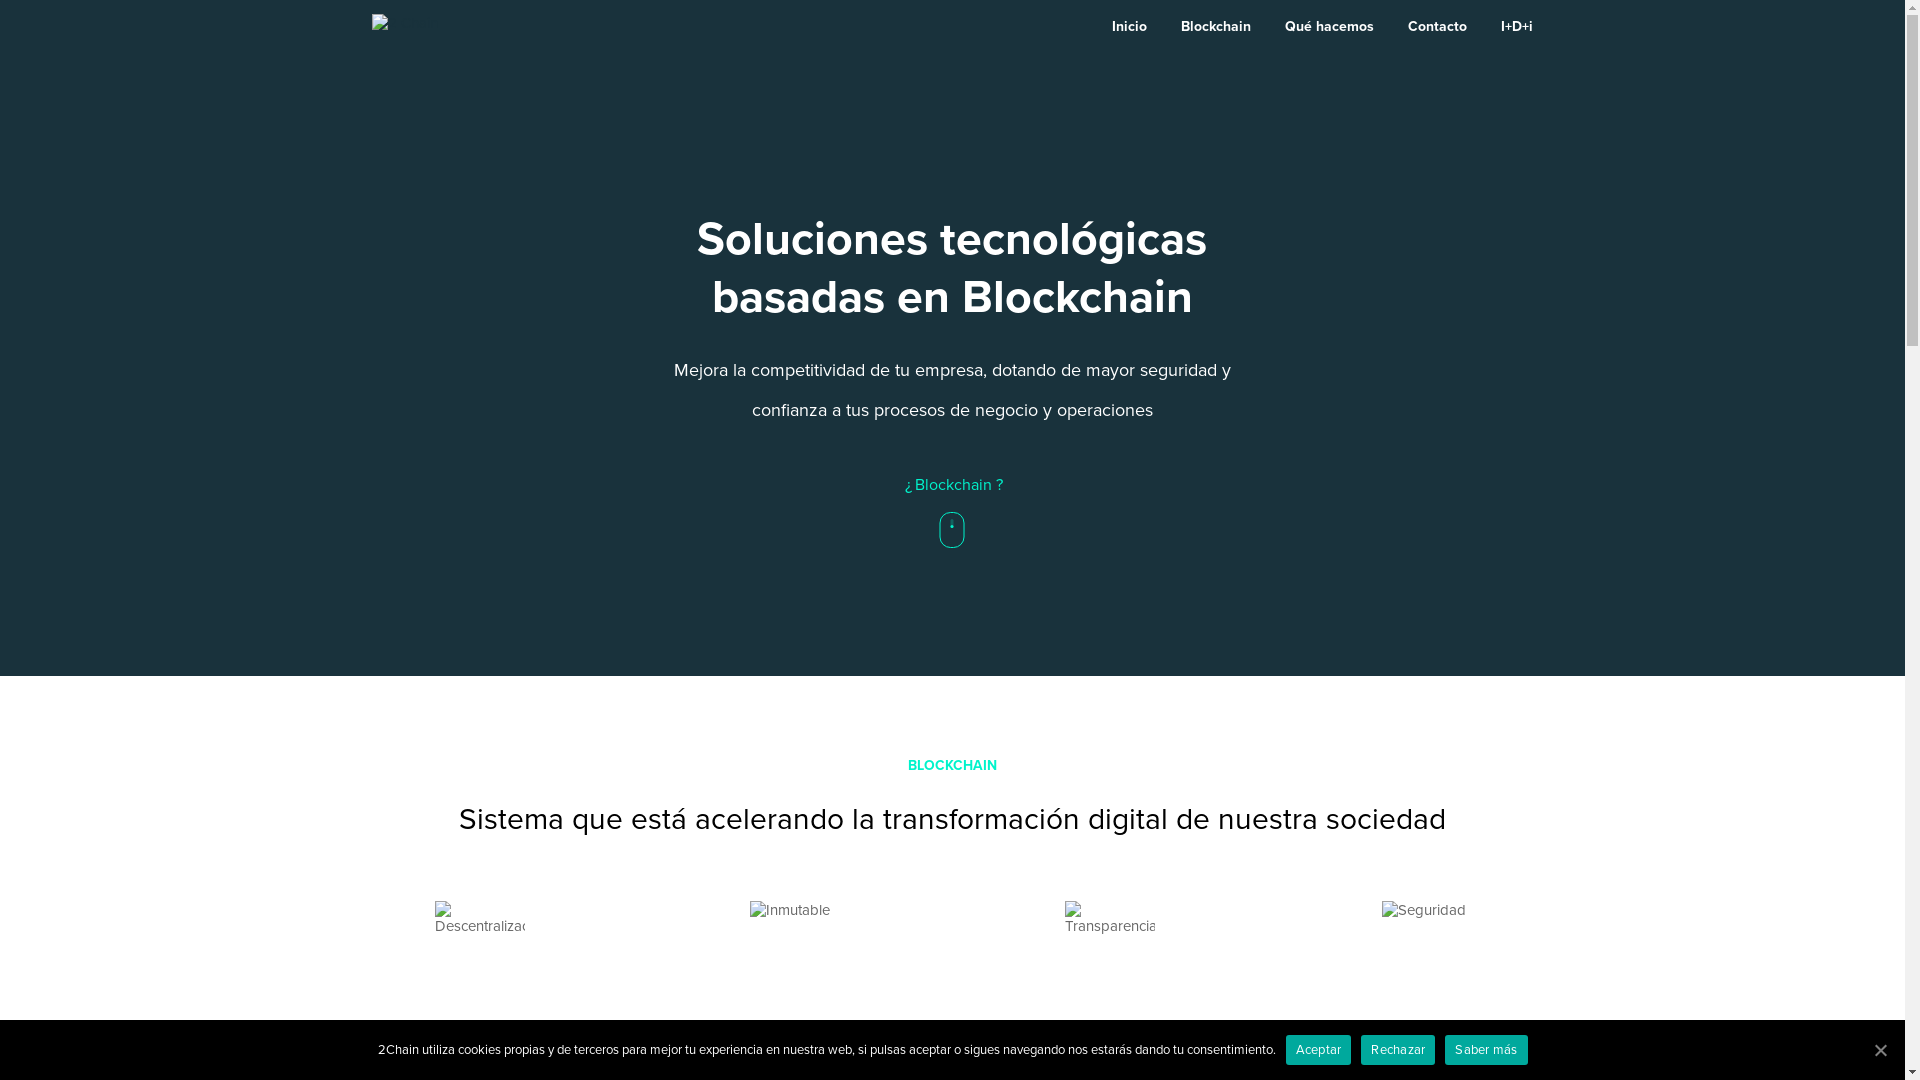 The image size is (1920, 1080). What do you see at coordinates (1516, 27) in the screenshot?
I see `'I+D+i'` at bounding box center [1516, 27].